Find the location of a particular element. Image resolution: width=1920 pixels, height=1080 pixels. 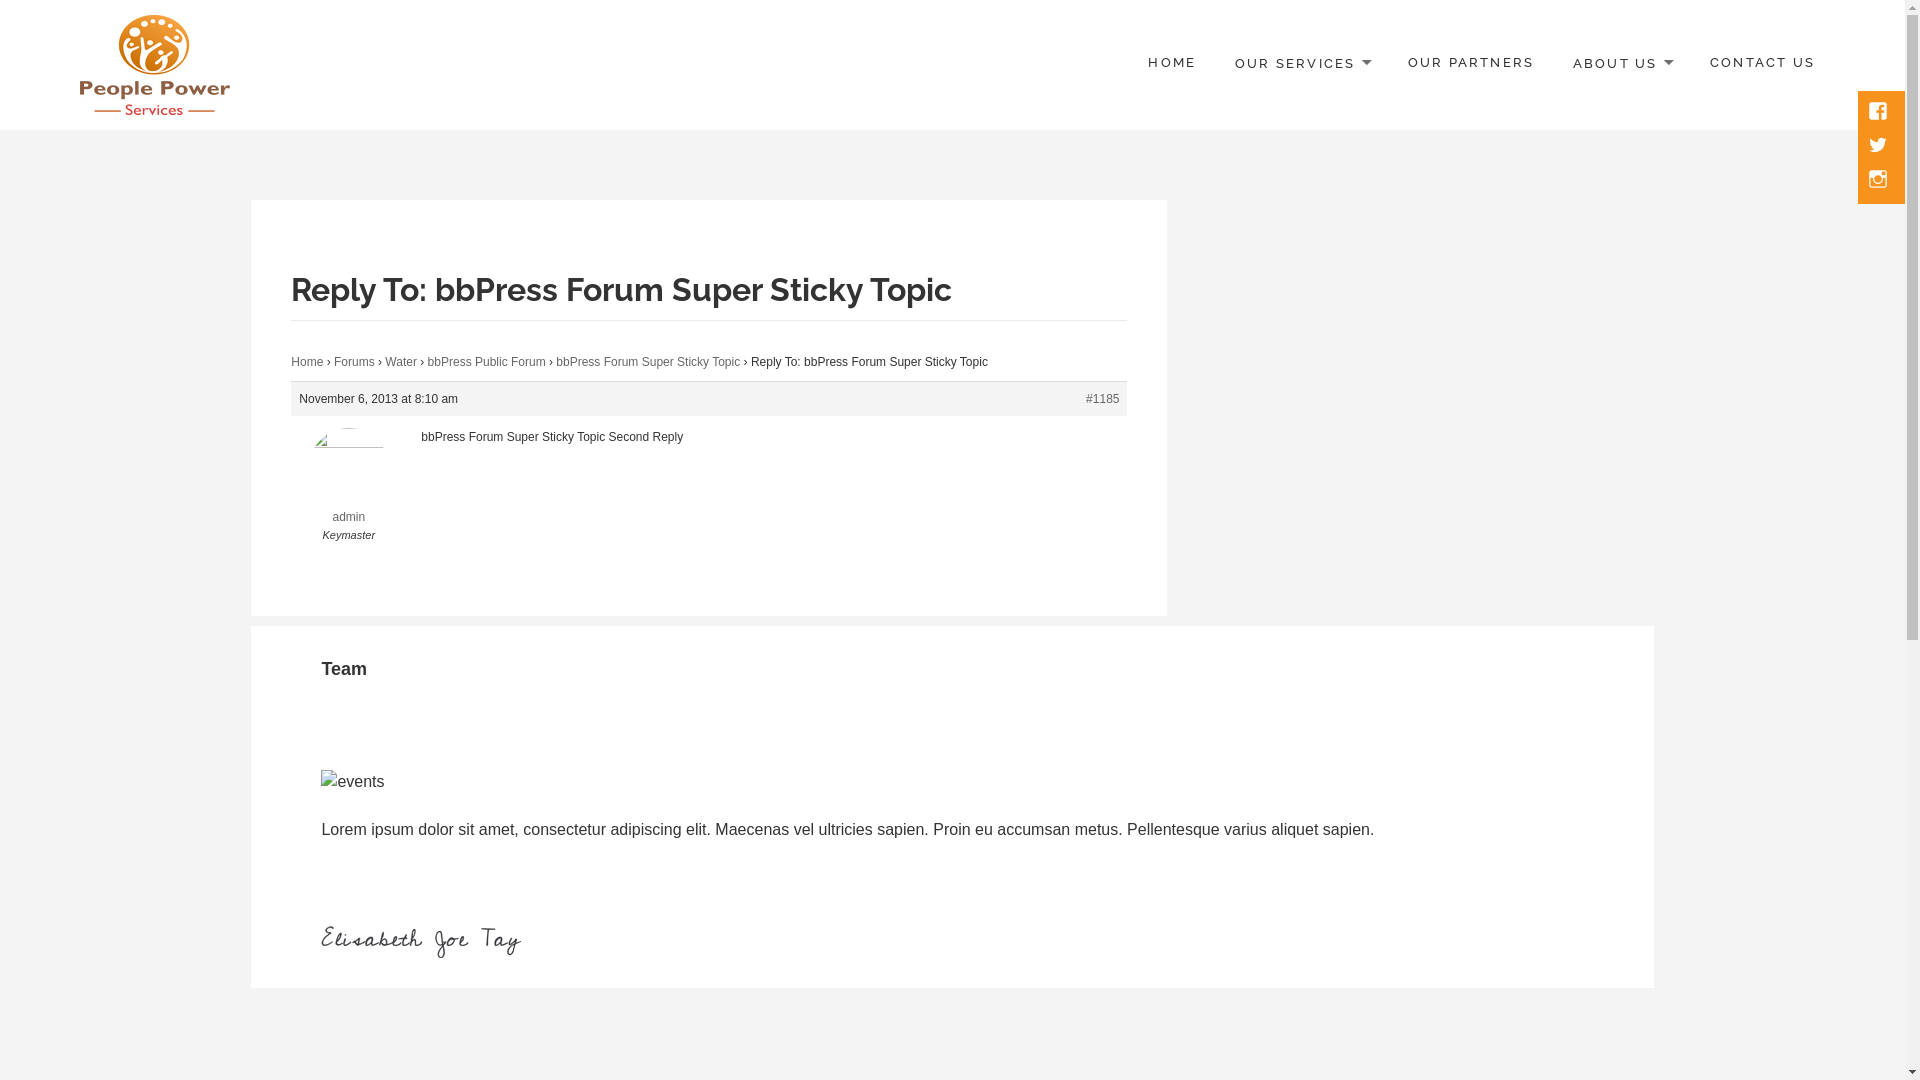

'admin' is located at coordinates (290, 489).